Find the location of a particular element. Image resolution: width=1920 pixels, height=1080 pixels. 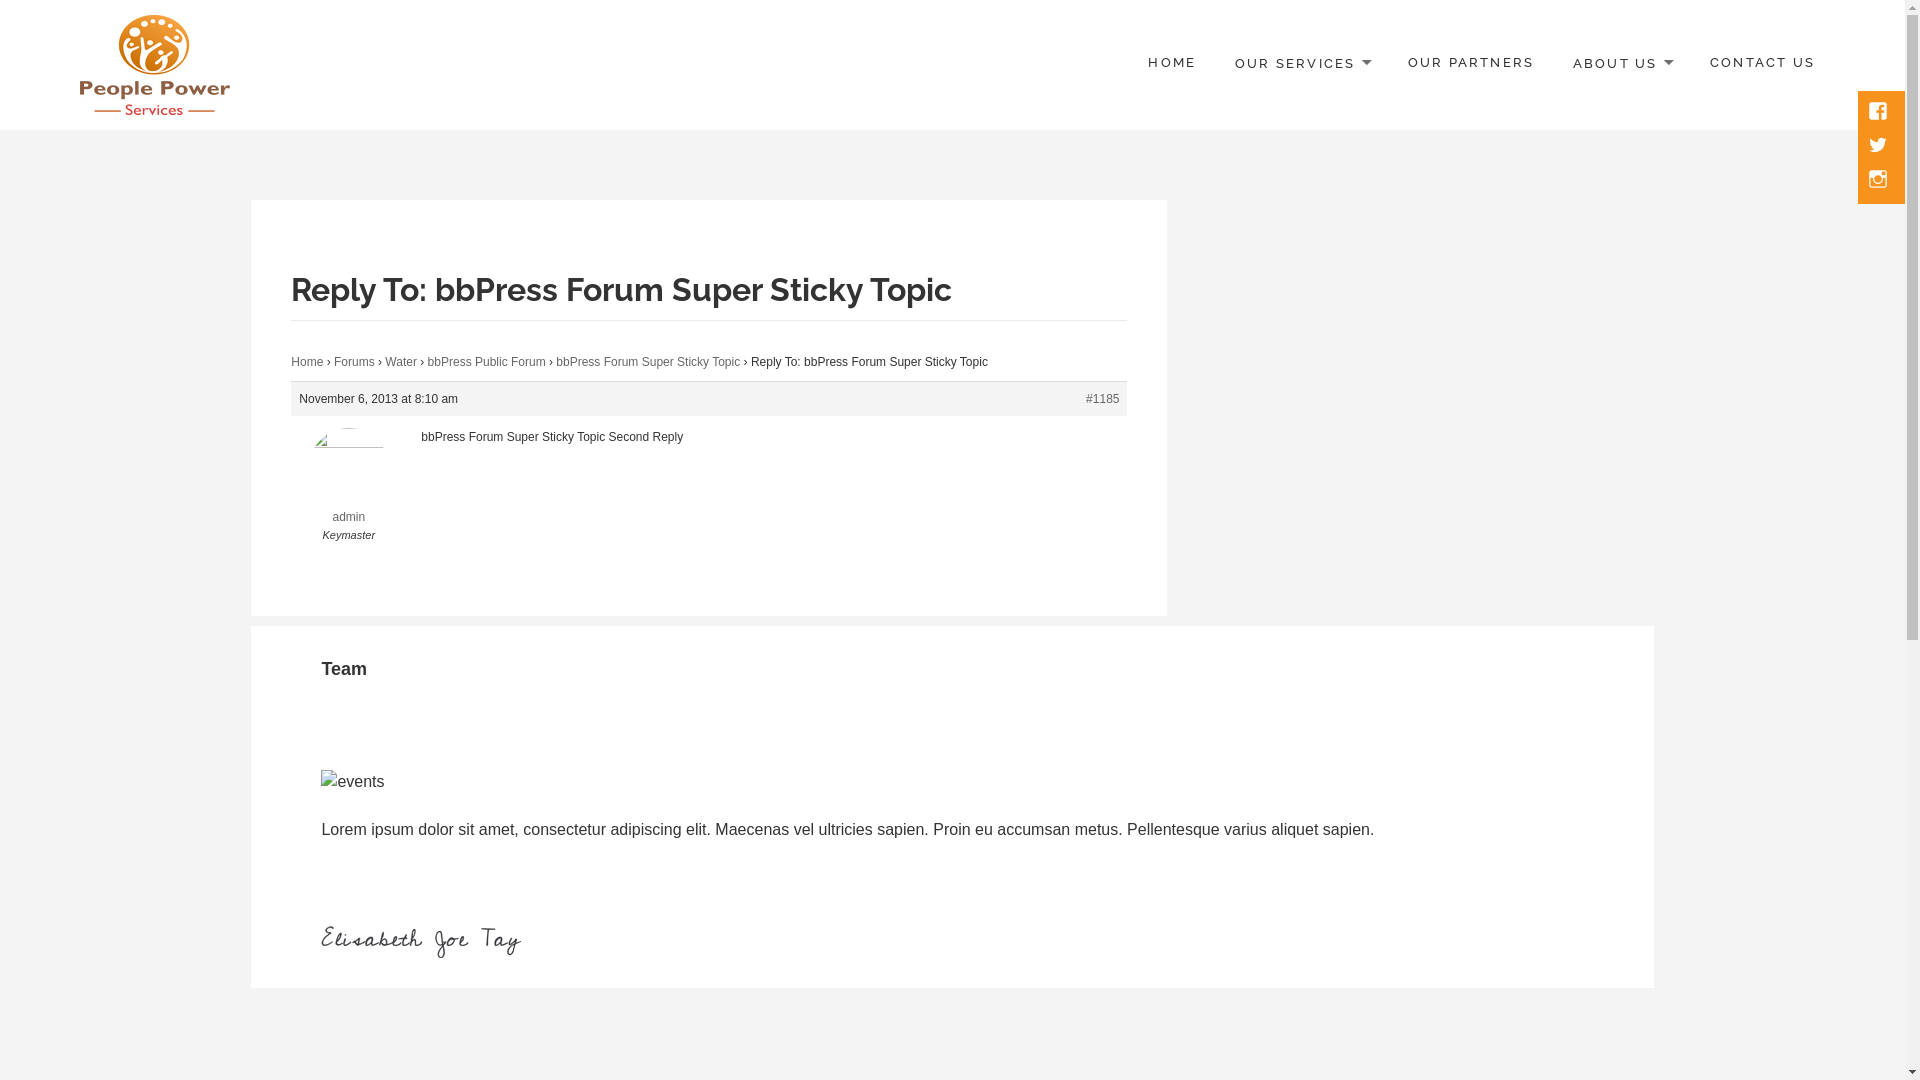

'admin' is located at coordinates (290, 489).